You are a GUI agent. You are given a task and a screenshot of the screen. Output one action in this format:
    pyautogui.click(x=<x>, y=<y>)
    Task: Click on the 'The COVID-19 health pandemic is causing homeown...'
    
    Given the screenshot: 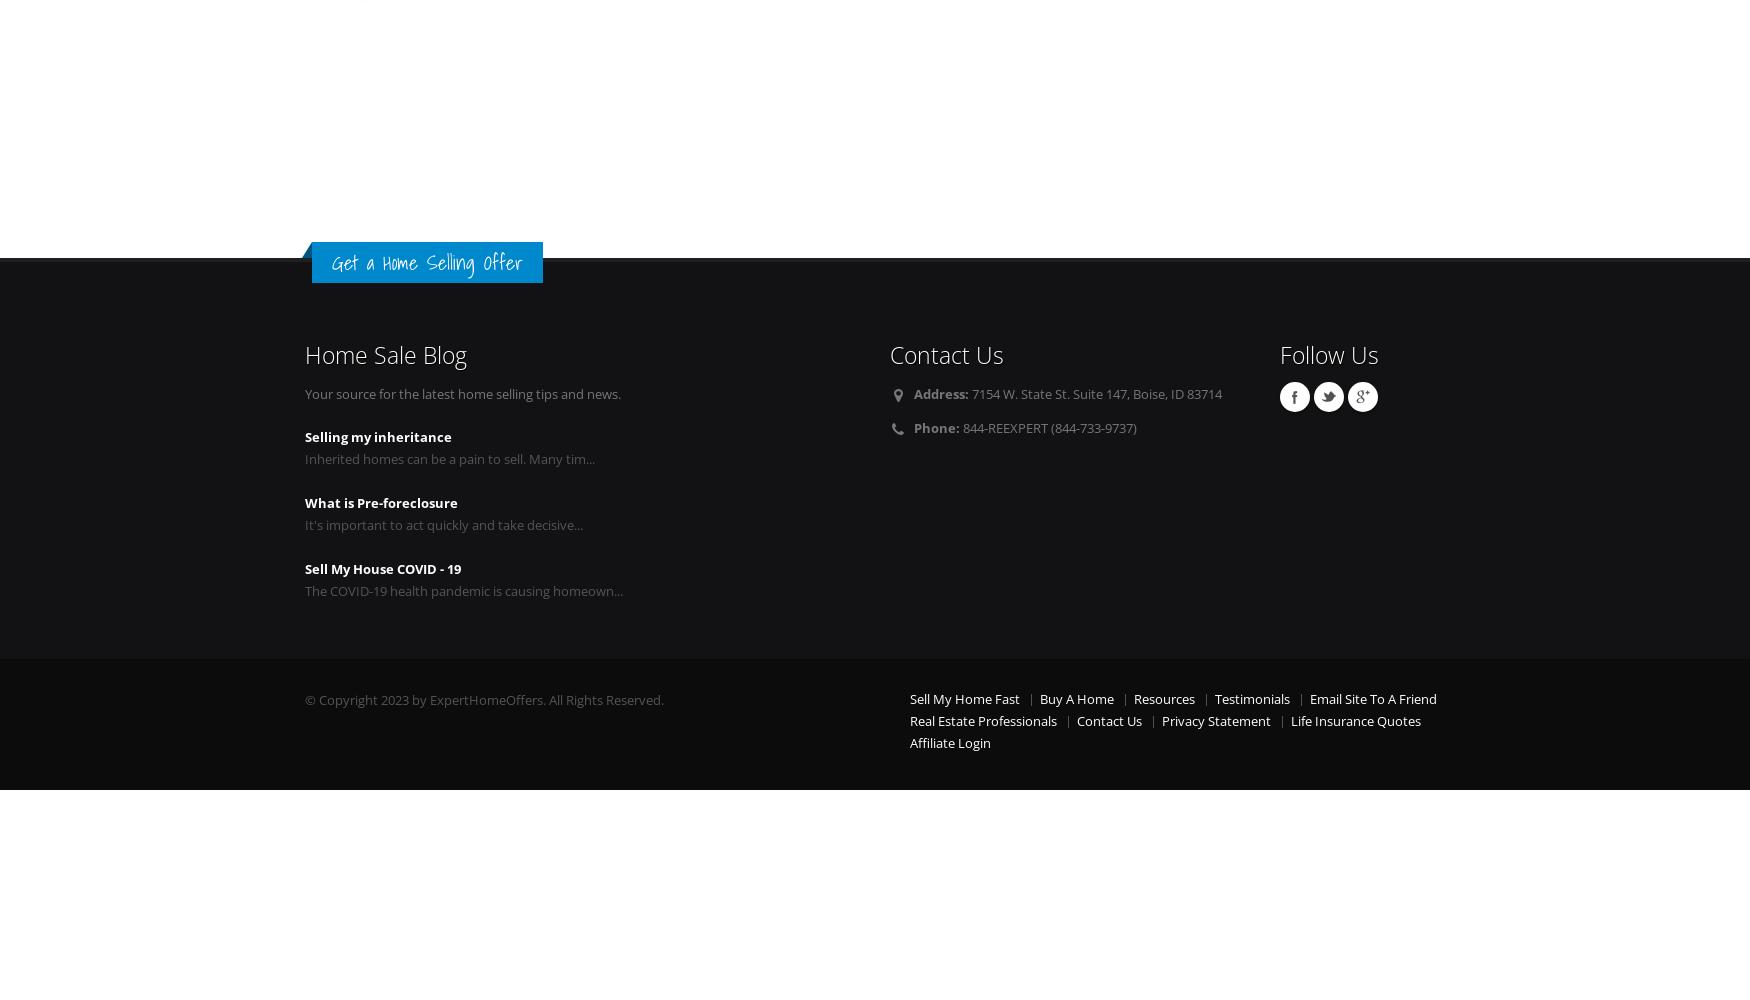 What is the action you would take?
    pyautogui.click(x=304, y=590)
    